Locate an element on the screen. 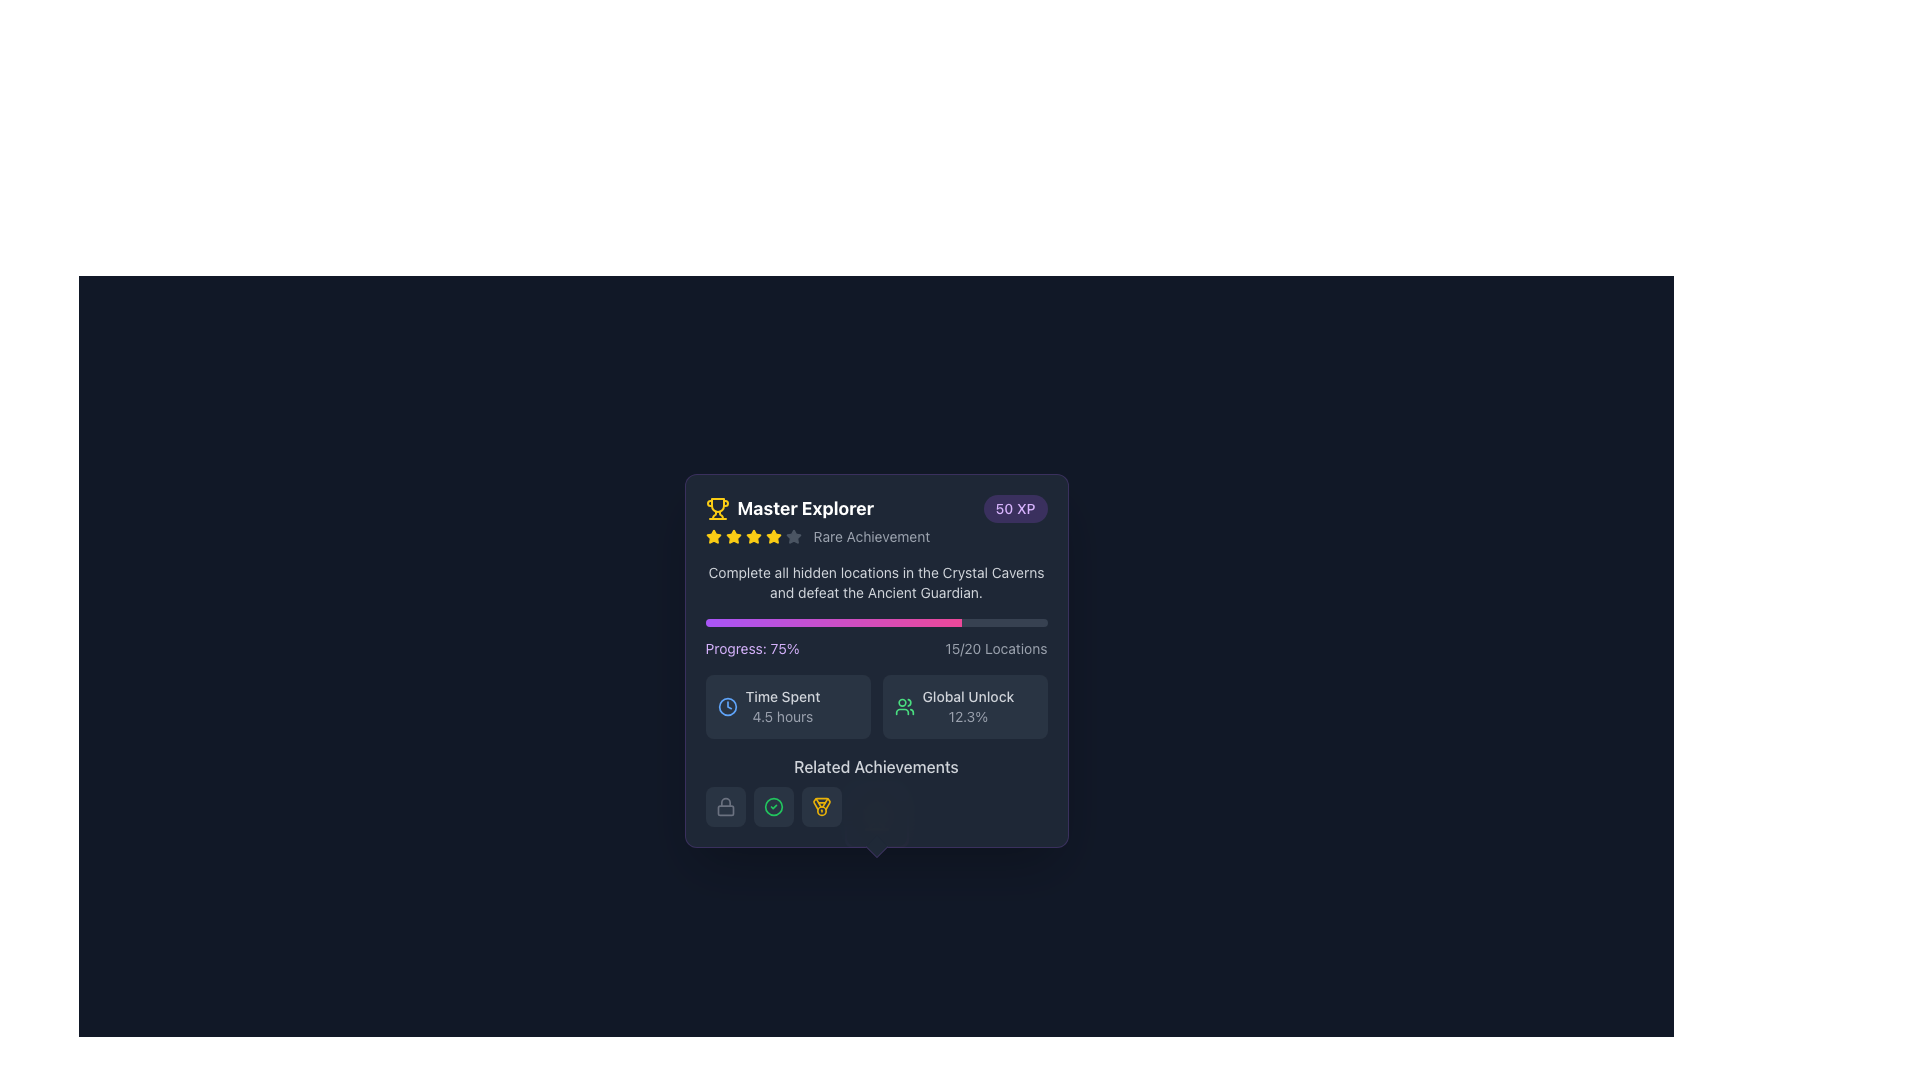  the small rectangular shape with rounded edges that represents the body of the lock icon in the lower section of the 'Related Achievements' information card is located at coordinates (724, 810).